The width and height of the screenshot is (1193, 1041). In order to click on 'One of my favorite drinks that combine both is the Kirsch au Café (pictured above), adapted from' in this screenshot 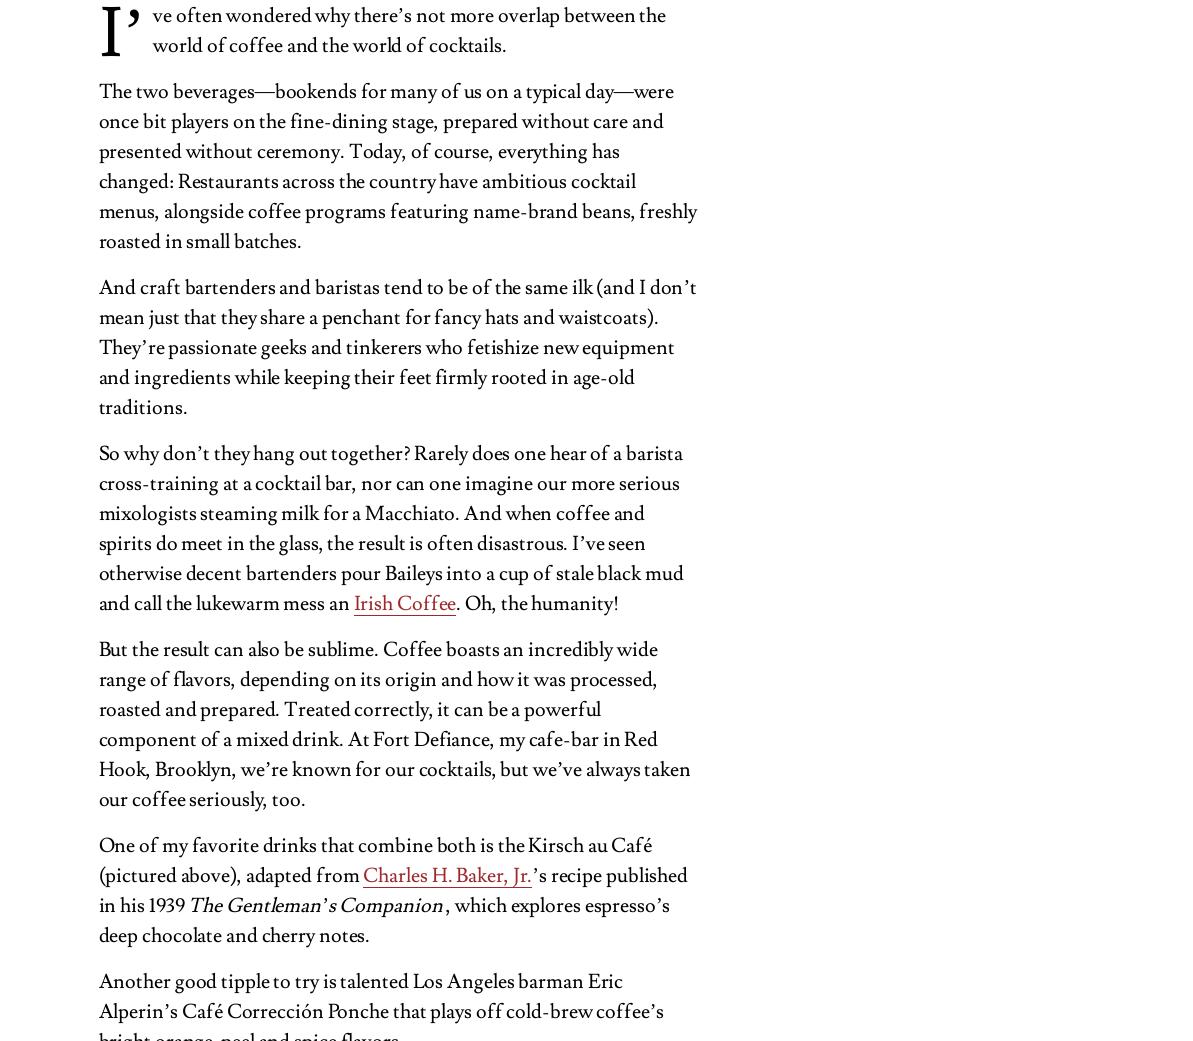, I will do `click(374, 858)`.